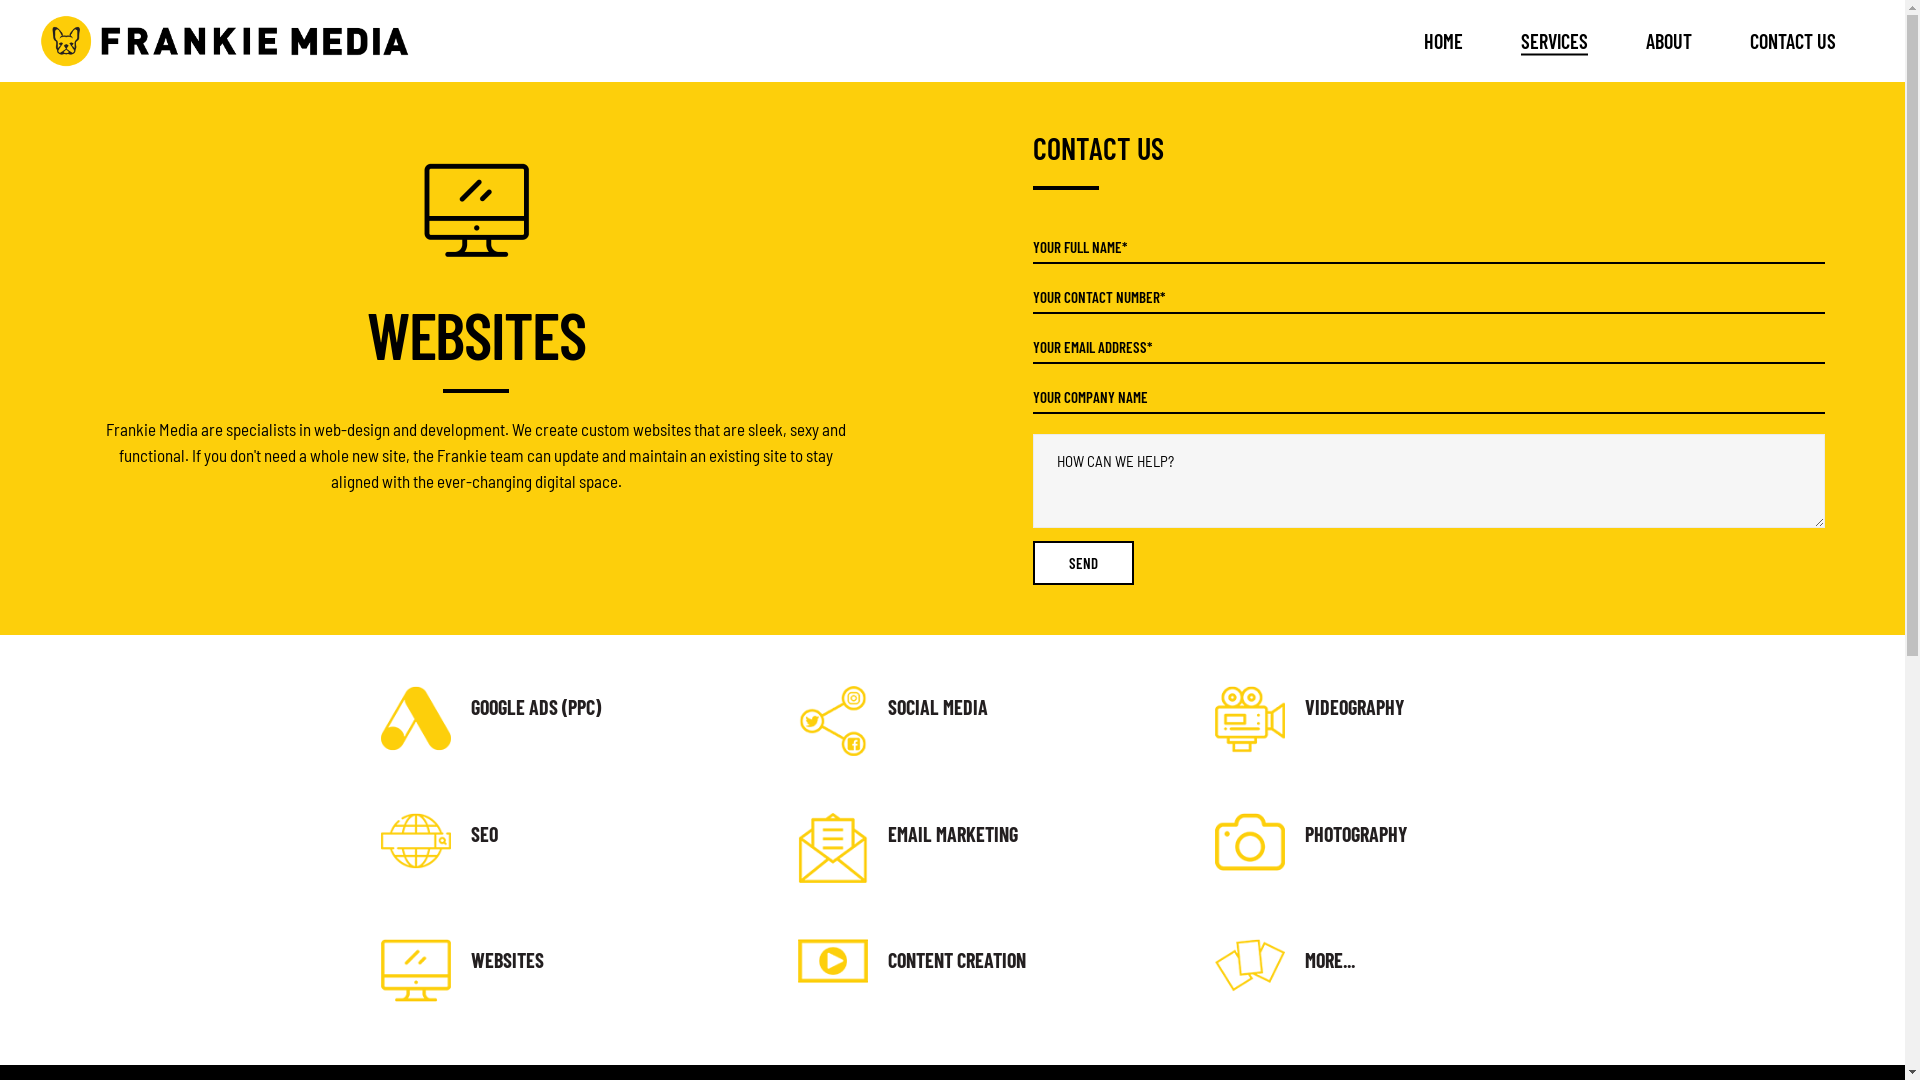  What do you see at coordinates (887, 833) in the screenshot?
I see `'EMAIL MARKETING'` at bounding box center [887, 833].